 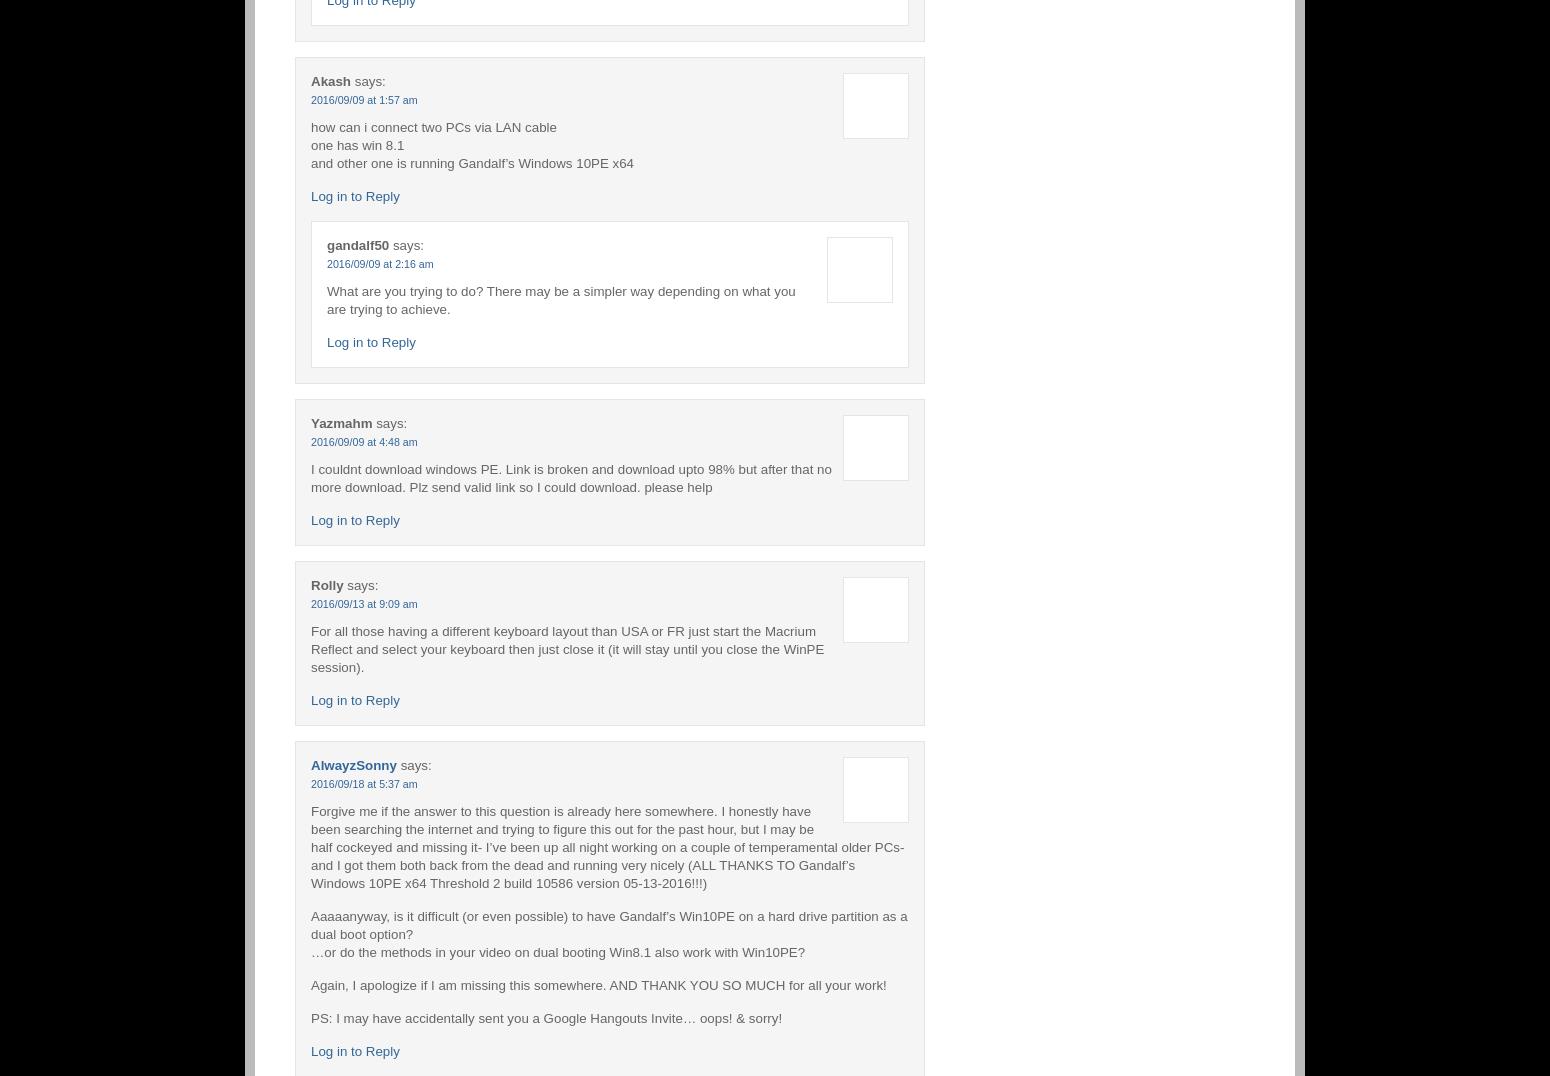 What do you see at coordinates (607, 845) in the screenshot?
I see `'Forgive me if the answer to this question is already here somewhere. I honestly have been searching the internet and trying to figure this out for the past hour, but I may be half cockeyed and missing it- I’ve been up all night working on a couple of temperamental older PCs- and I got them both back from the dead and running very nicely (ALL THANKS TO Gandalf’s Windows 10PE x64 Threshold 2 build 10586 version 05-13-2016!!!)'` at bounding box center [607, 845].